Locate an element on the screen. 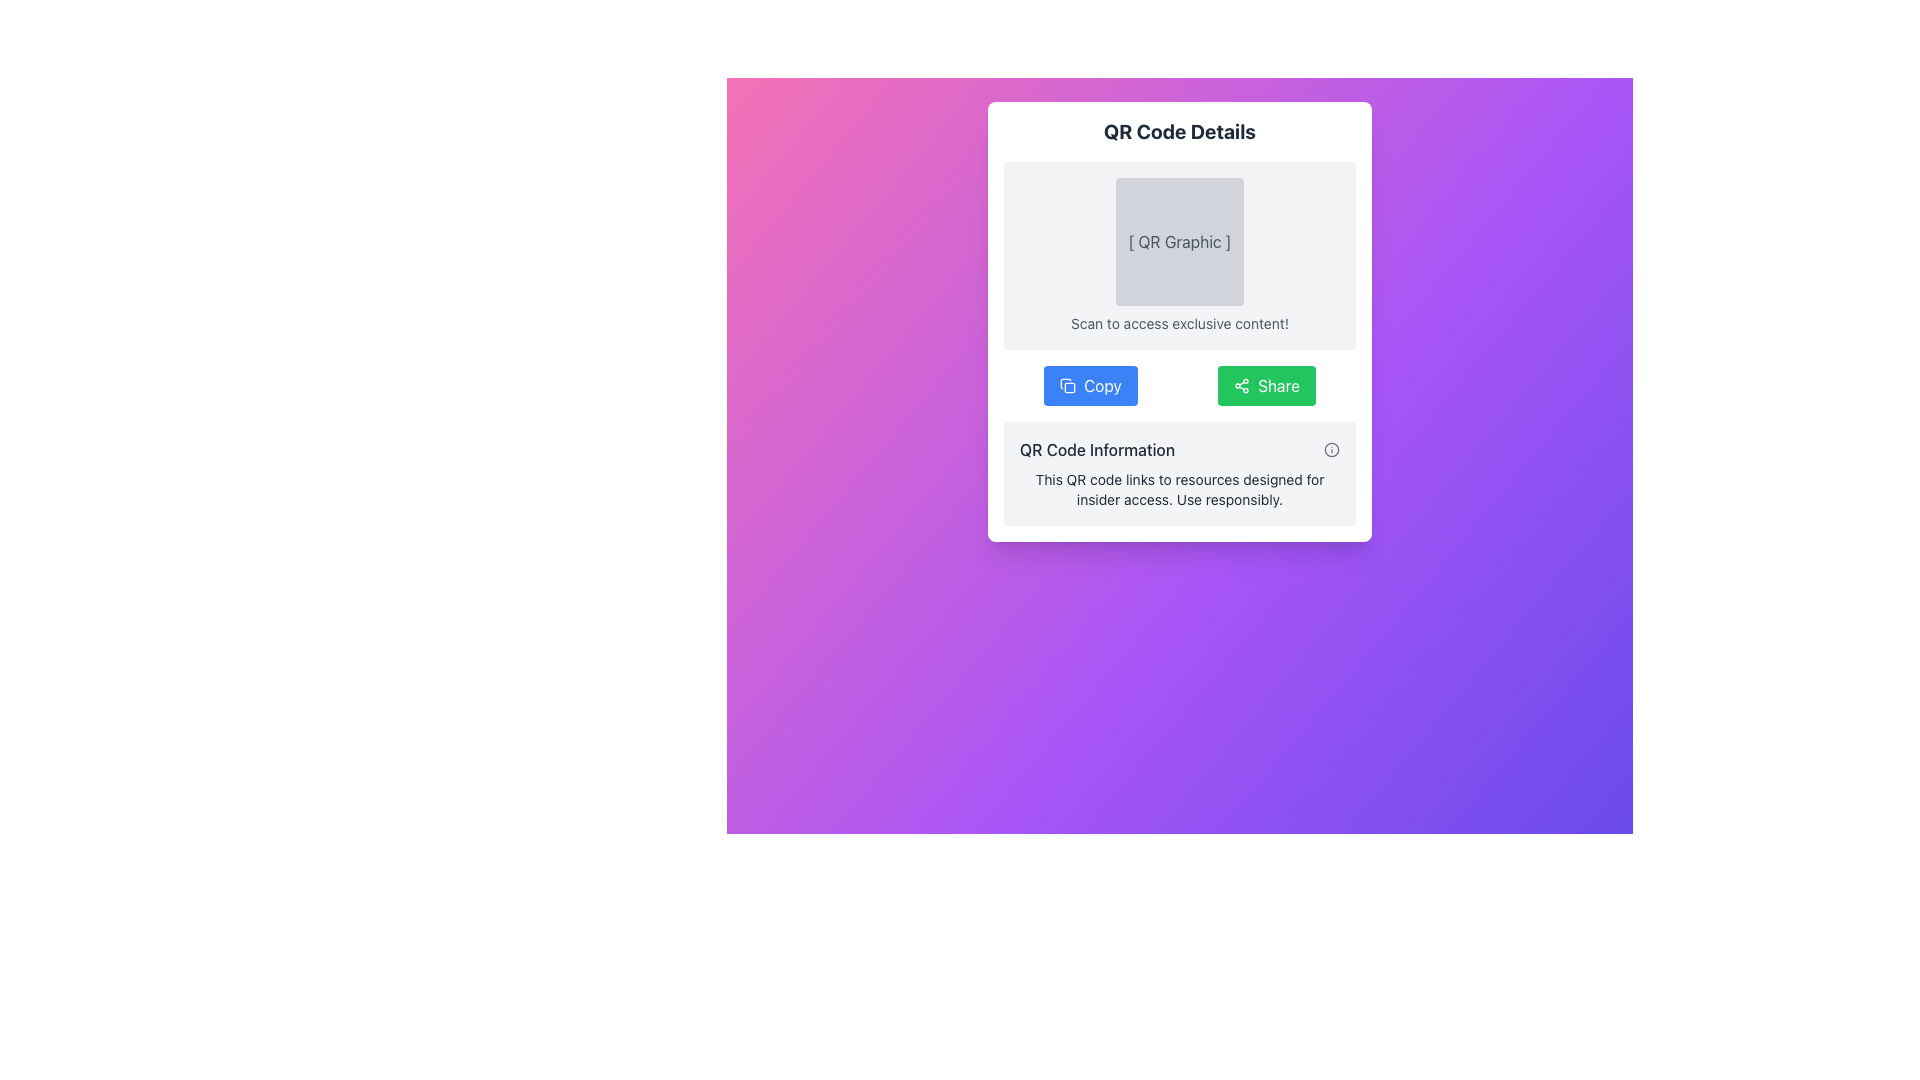 The image size is (1920, 1080). keyboard navigation is located at coordinates (1266, 385).